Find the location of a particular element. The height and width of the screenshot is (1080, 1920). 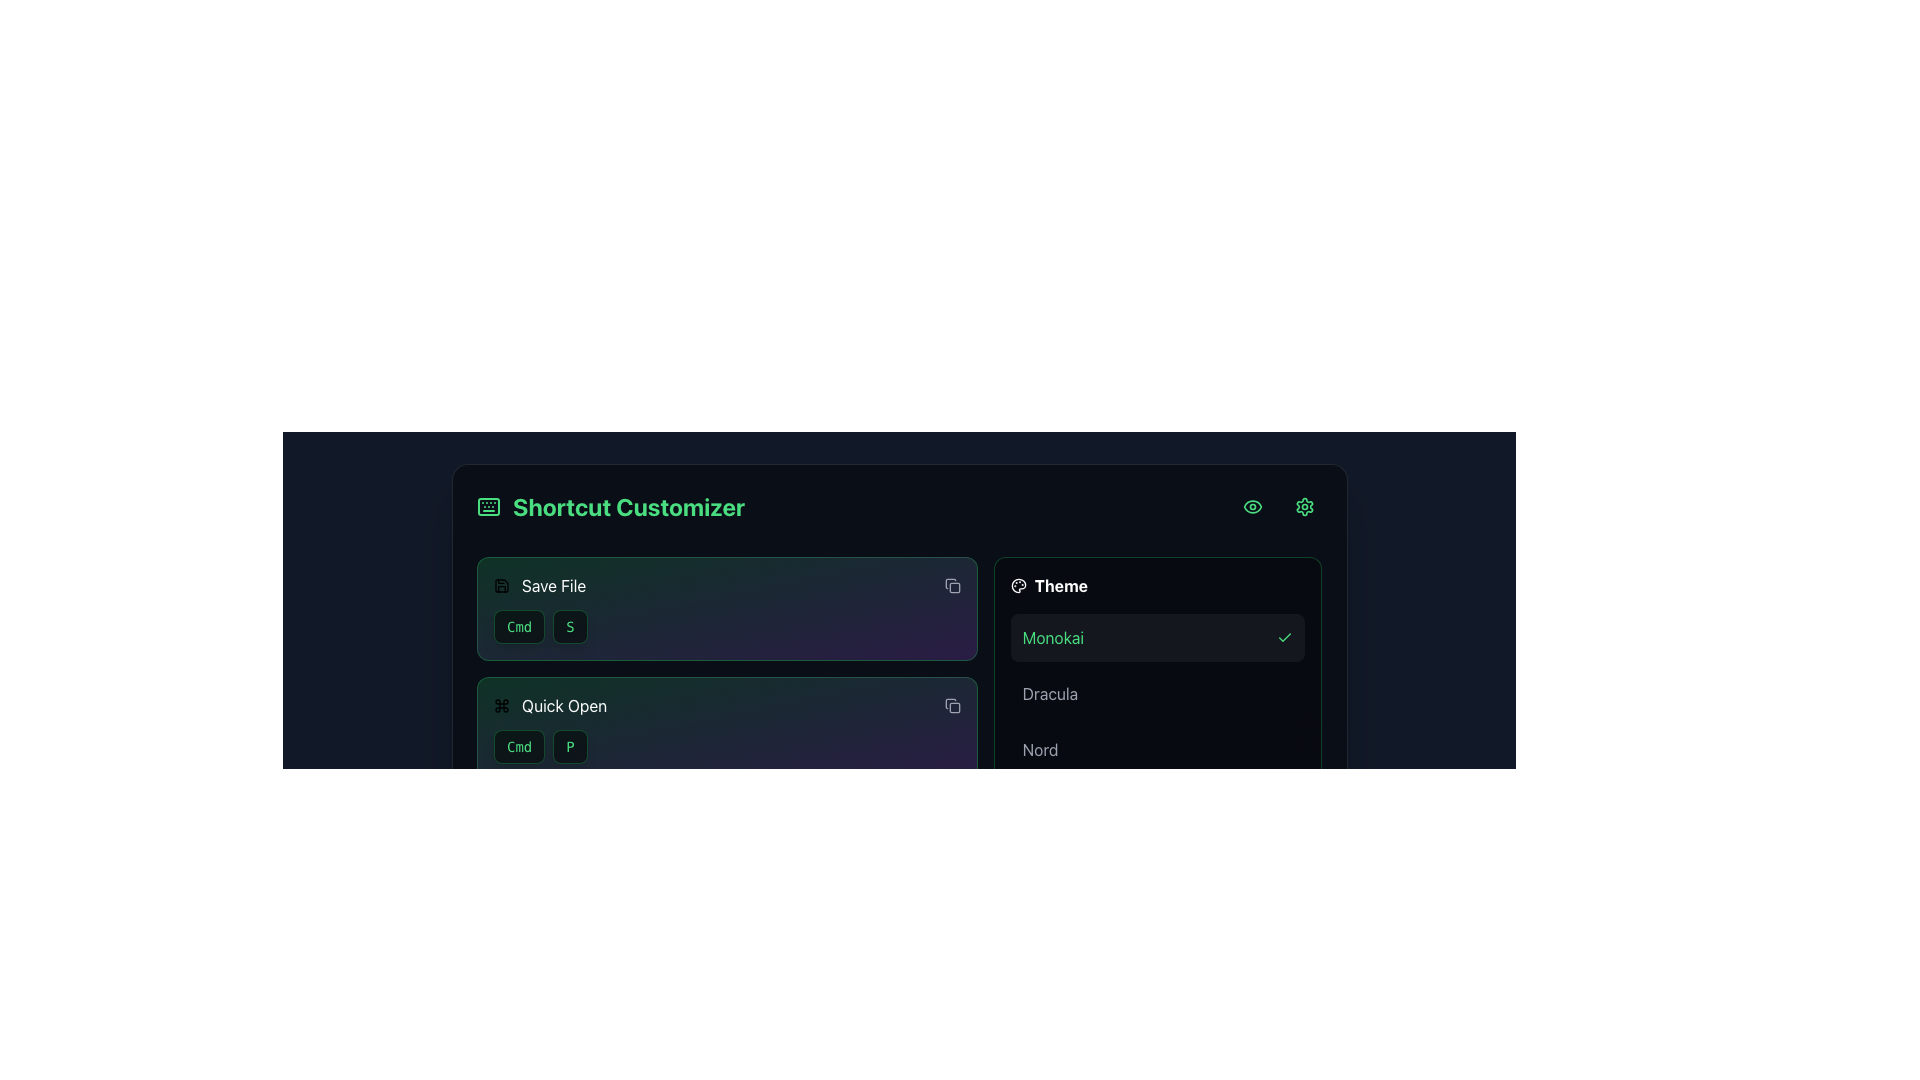

to select the 'Dracula' theme option, which is the second option in the vertically stacked list within the 'Theme' section of the 'Shortcut Customizer' interface is located at coordinates (1158, 693).